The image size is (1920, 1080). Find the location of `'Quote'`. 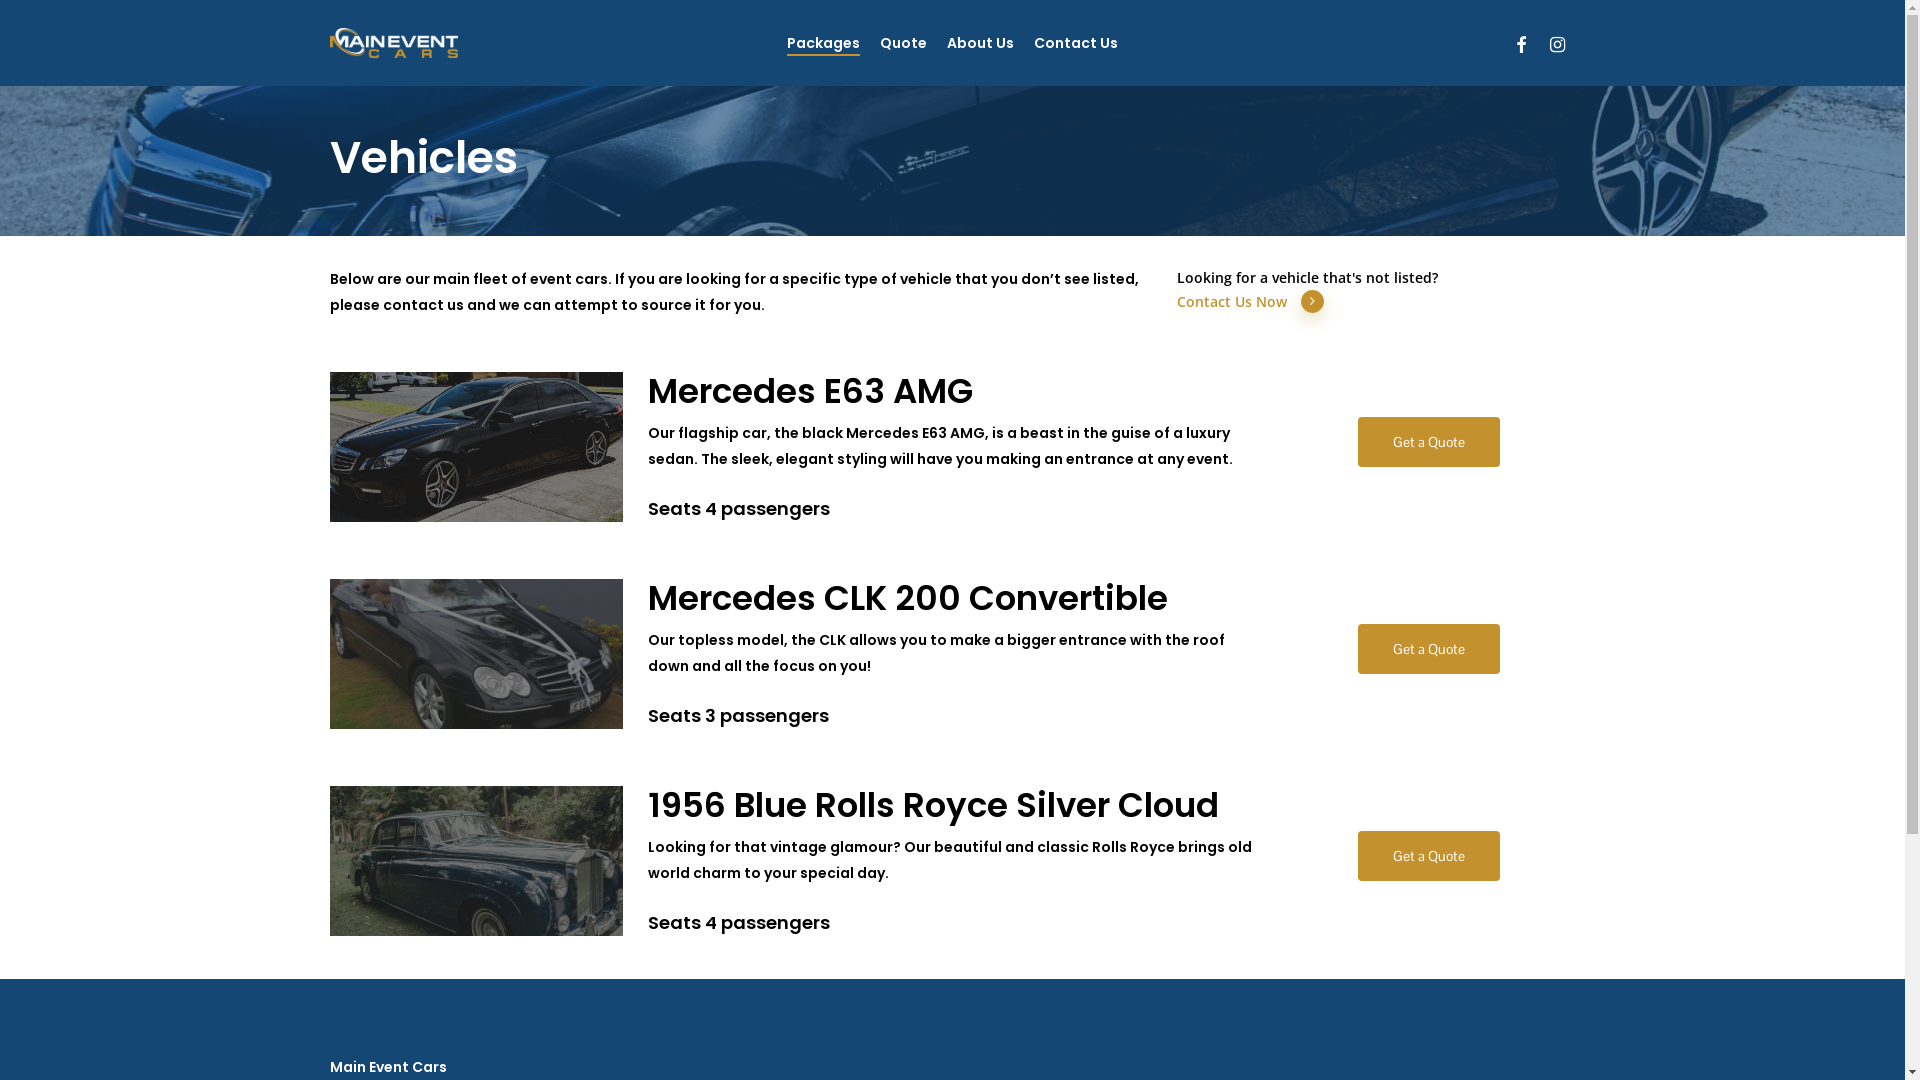

'Quote' is located at coordinates (902, 42).